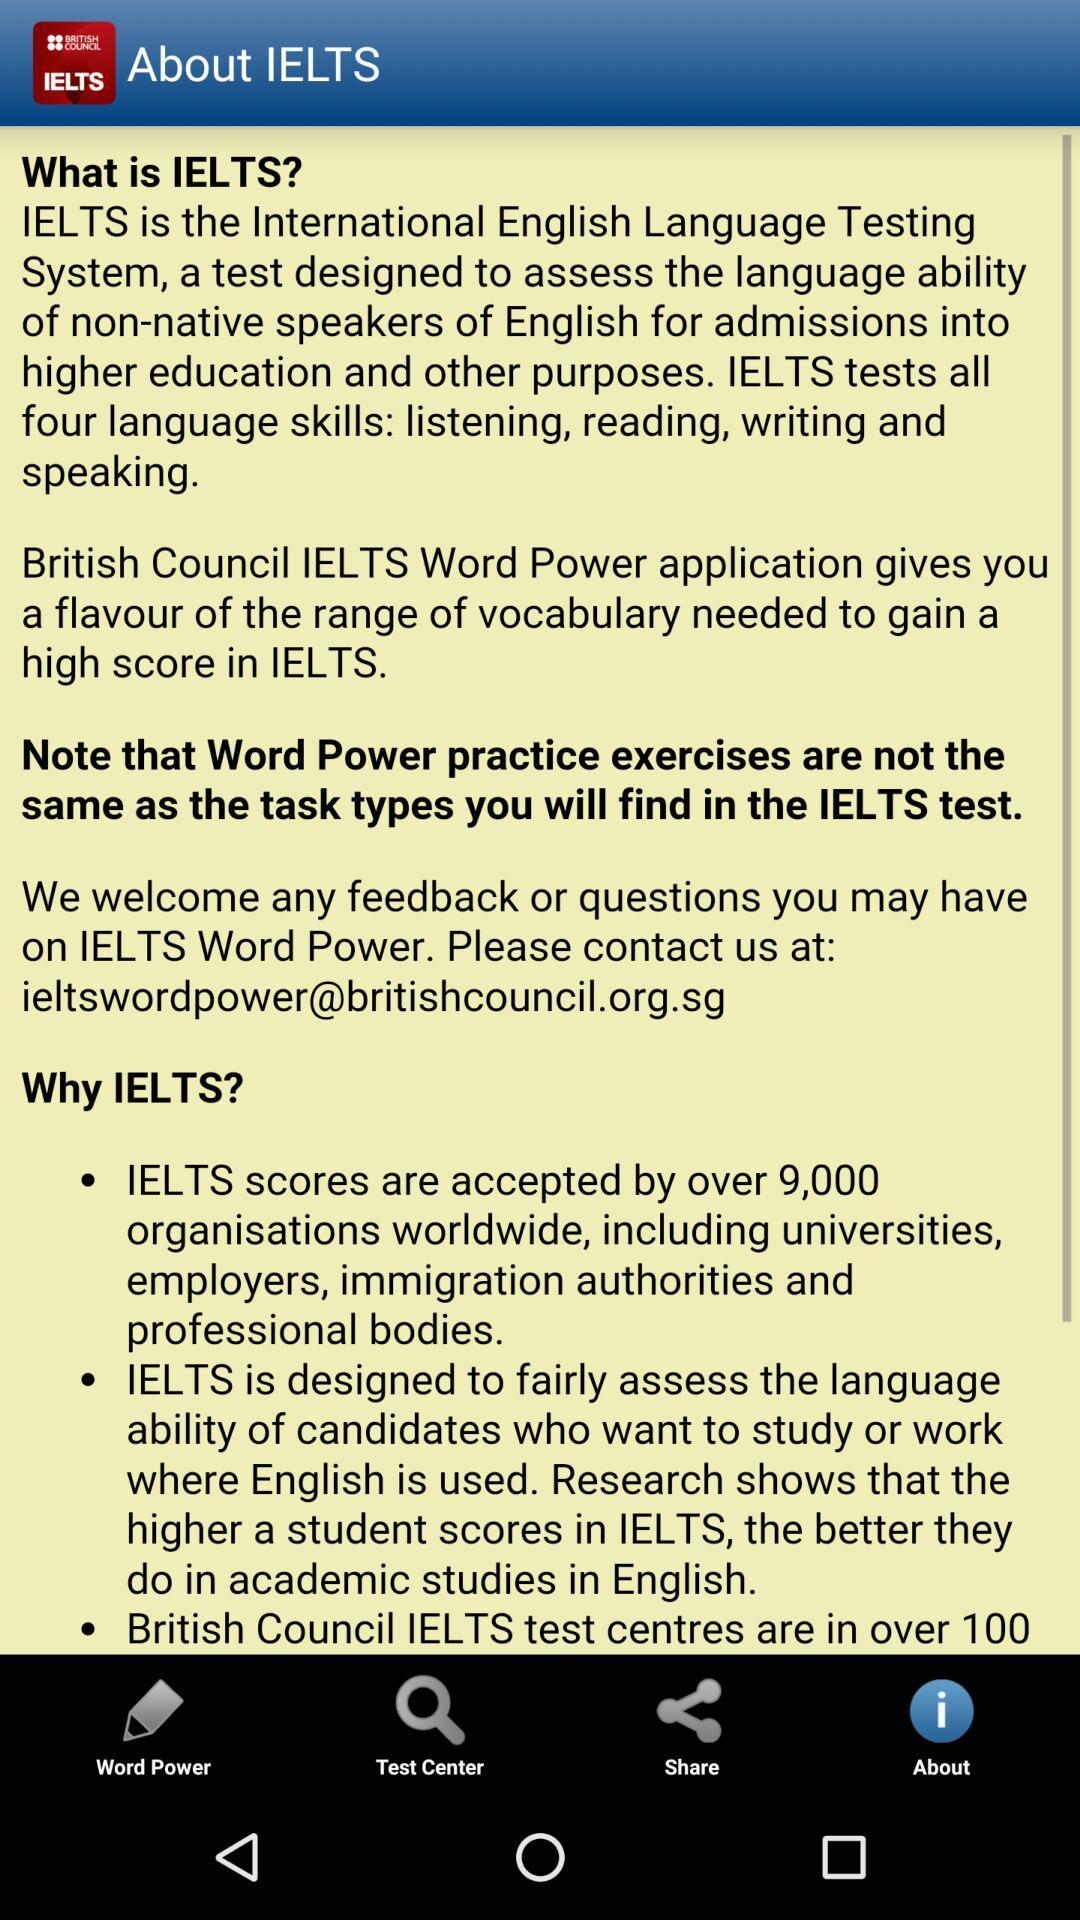 The width and height of the screenshot is (1080, 1920). Describe the element at coordinates (428, 1708) in the screenshot. I see `search for help` at that location.